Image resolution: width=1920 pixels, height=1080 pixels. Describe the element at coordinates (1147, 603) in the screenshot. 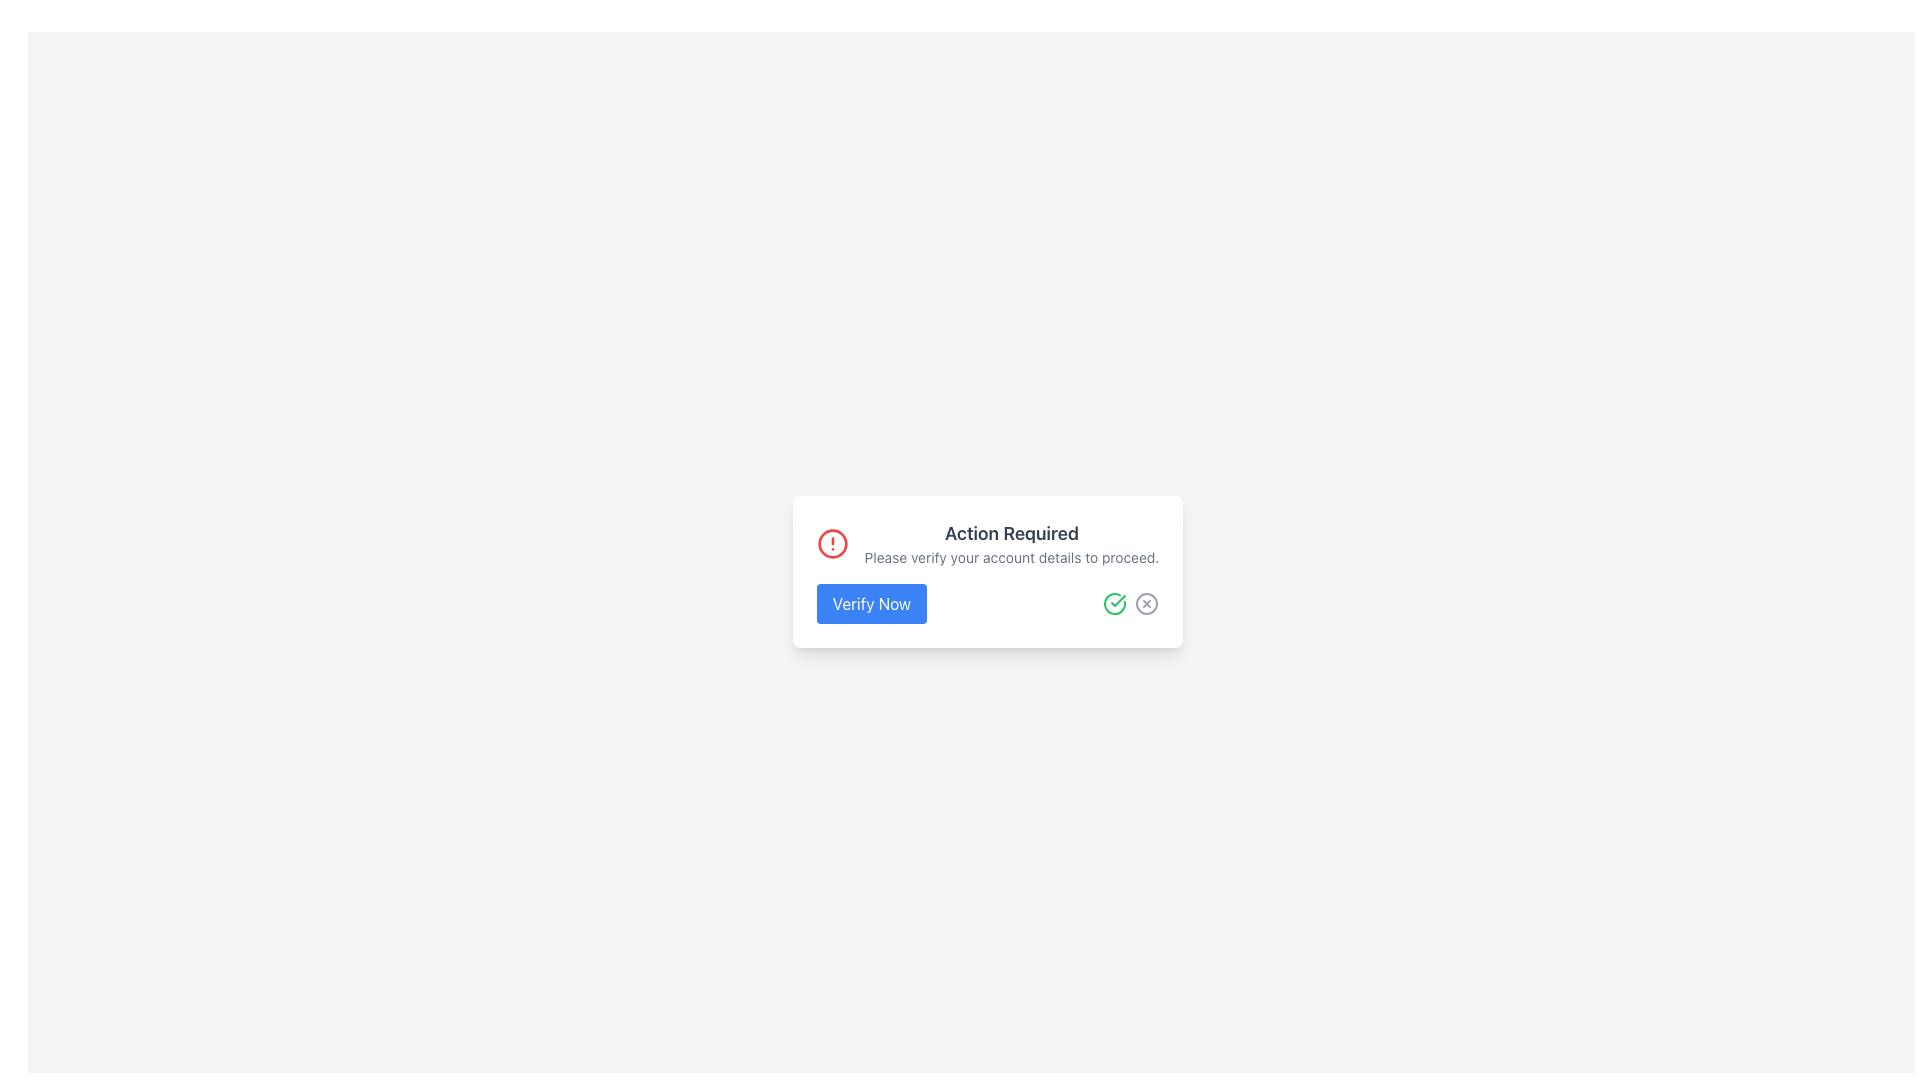

I see `the circular part of the icon located at the bottom right of the modal dialogue box, which features a circle with an 'X' inside` at that location.